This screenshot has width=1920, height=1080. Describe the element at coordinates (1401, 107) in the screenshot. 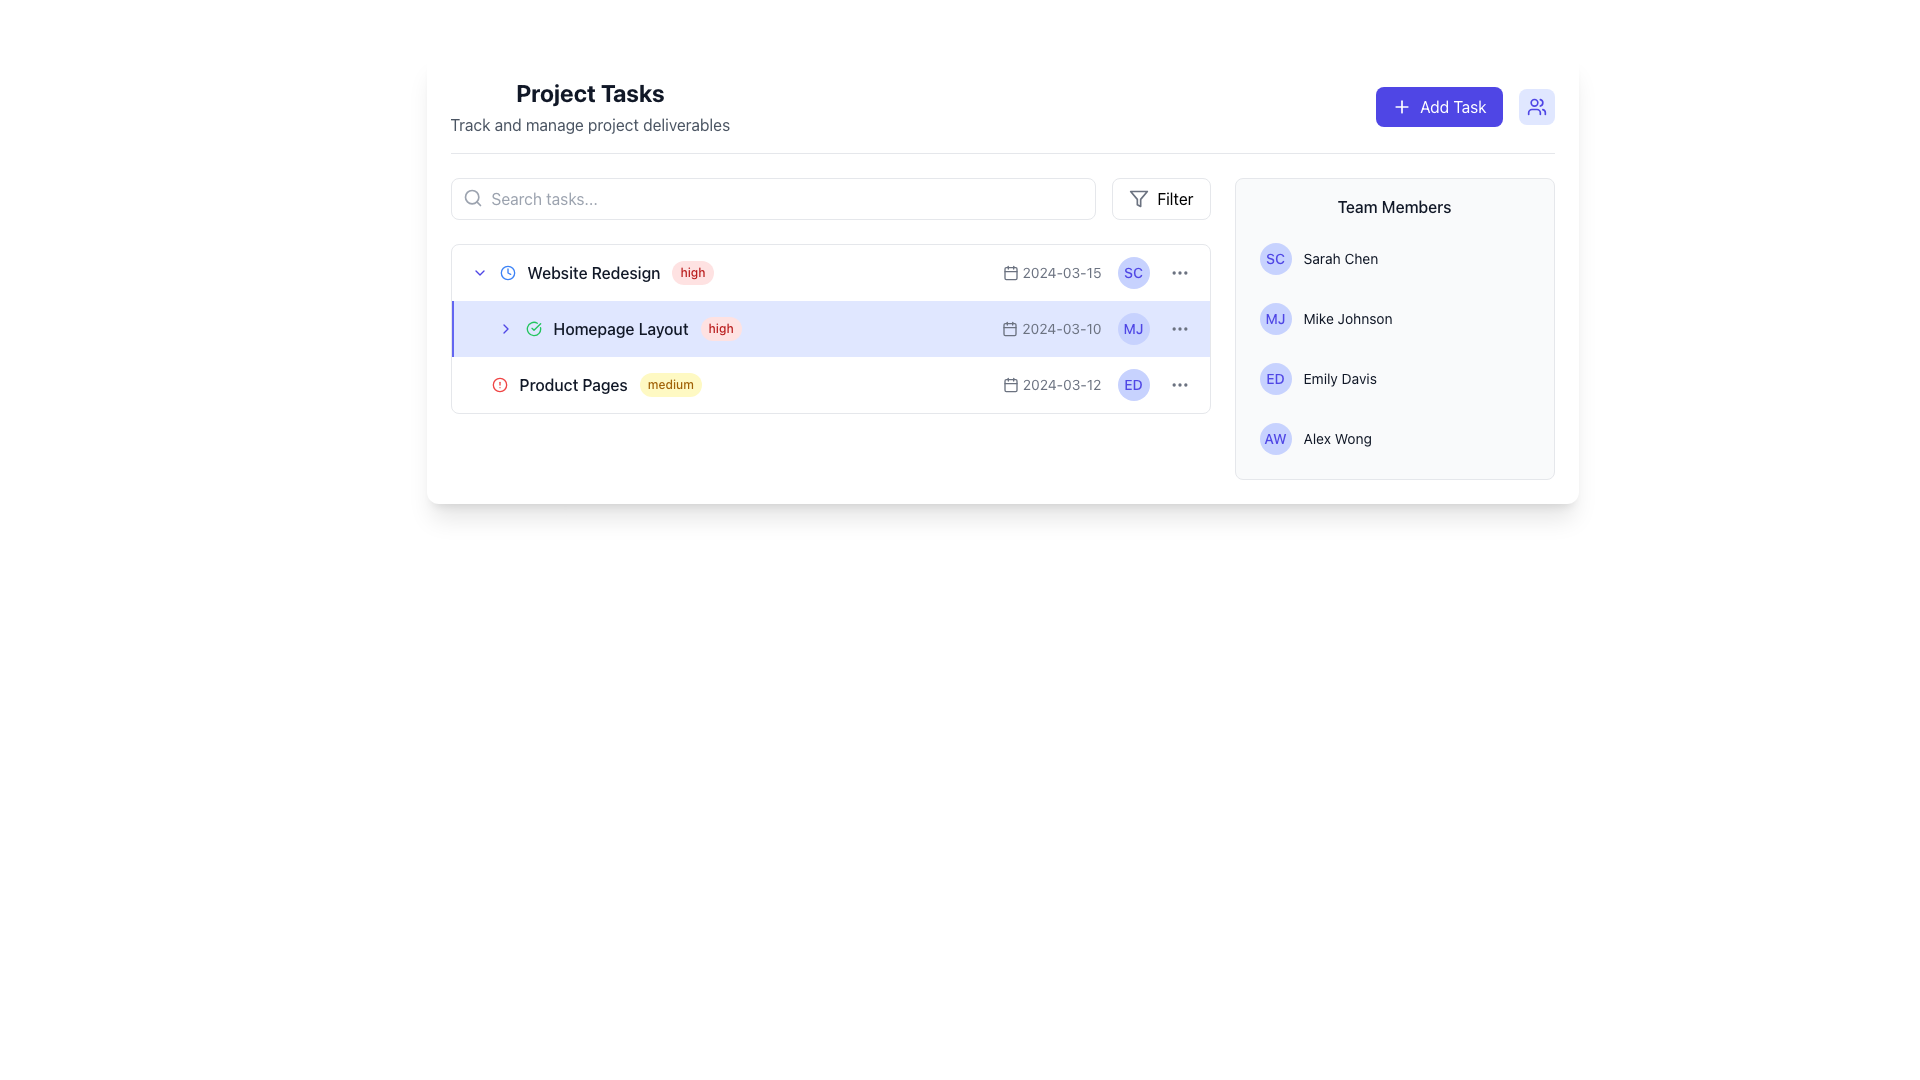

I see `the plus (+) icon that is part of the 'Add Task' button located in the top-right corner of the interface` at that location.